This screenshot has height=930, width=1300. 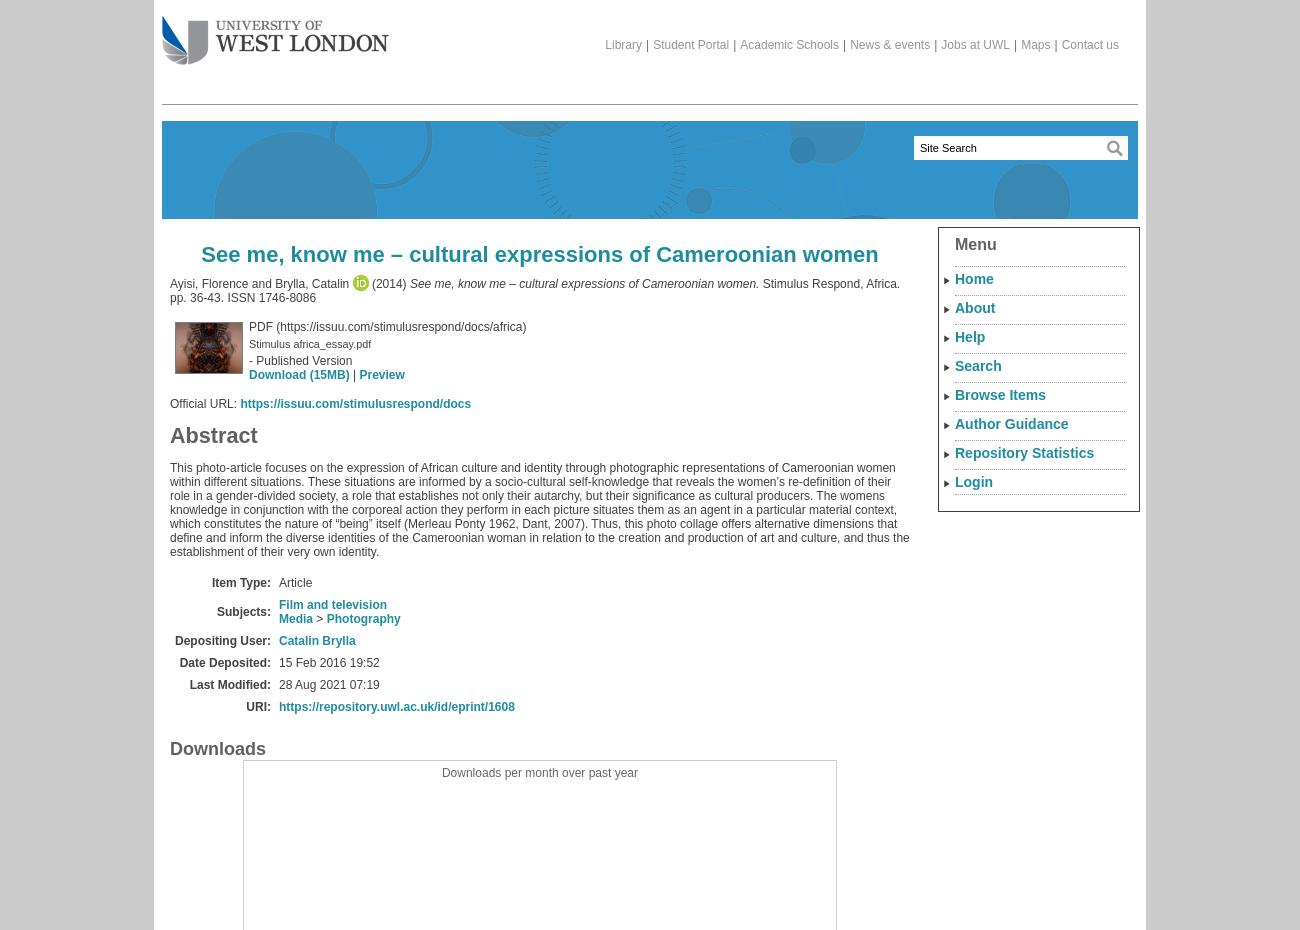 I want to click on 'Menu', so click(x=975, y=244).